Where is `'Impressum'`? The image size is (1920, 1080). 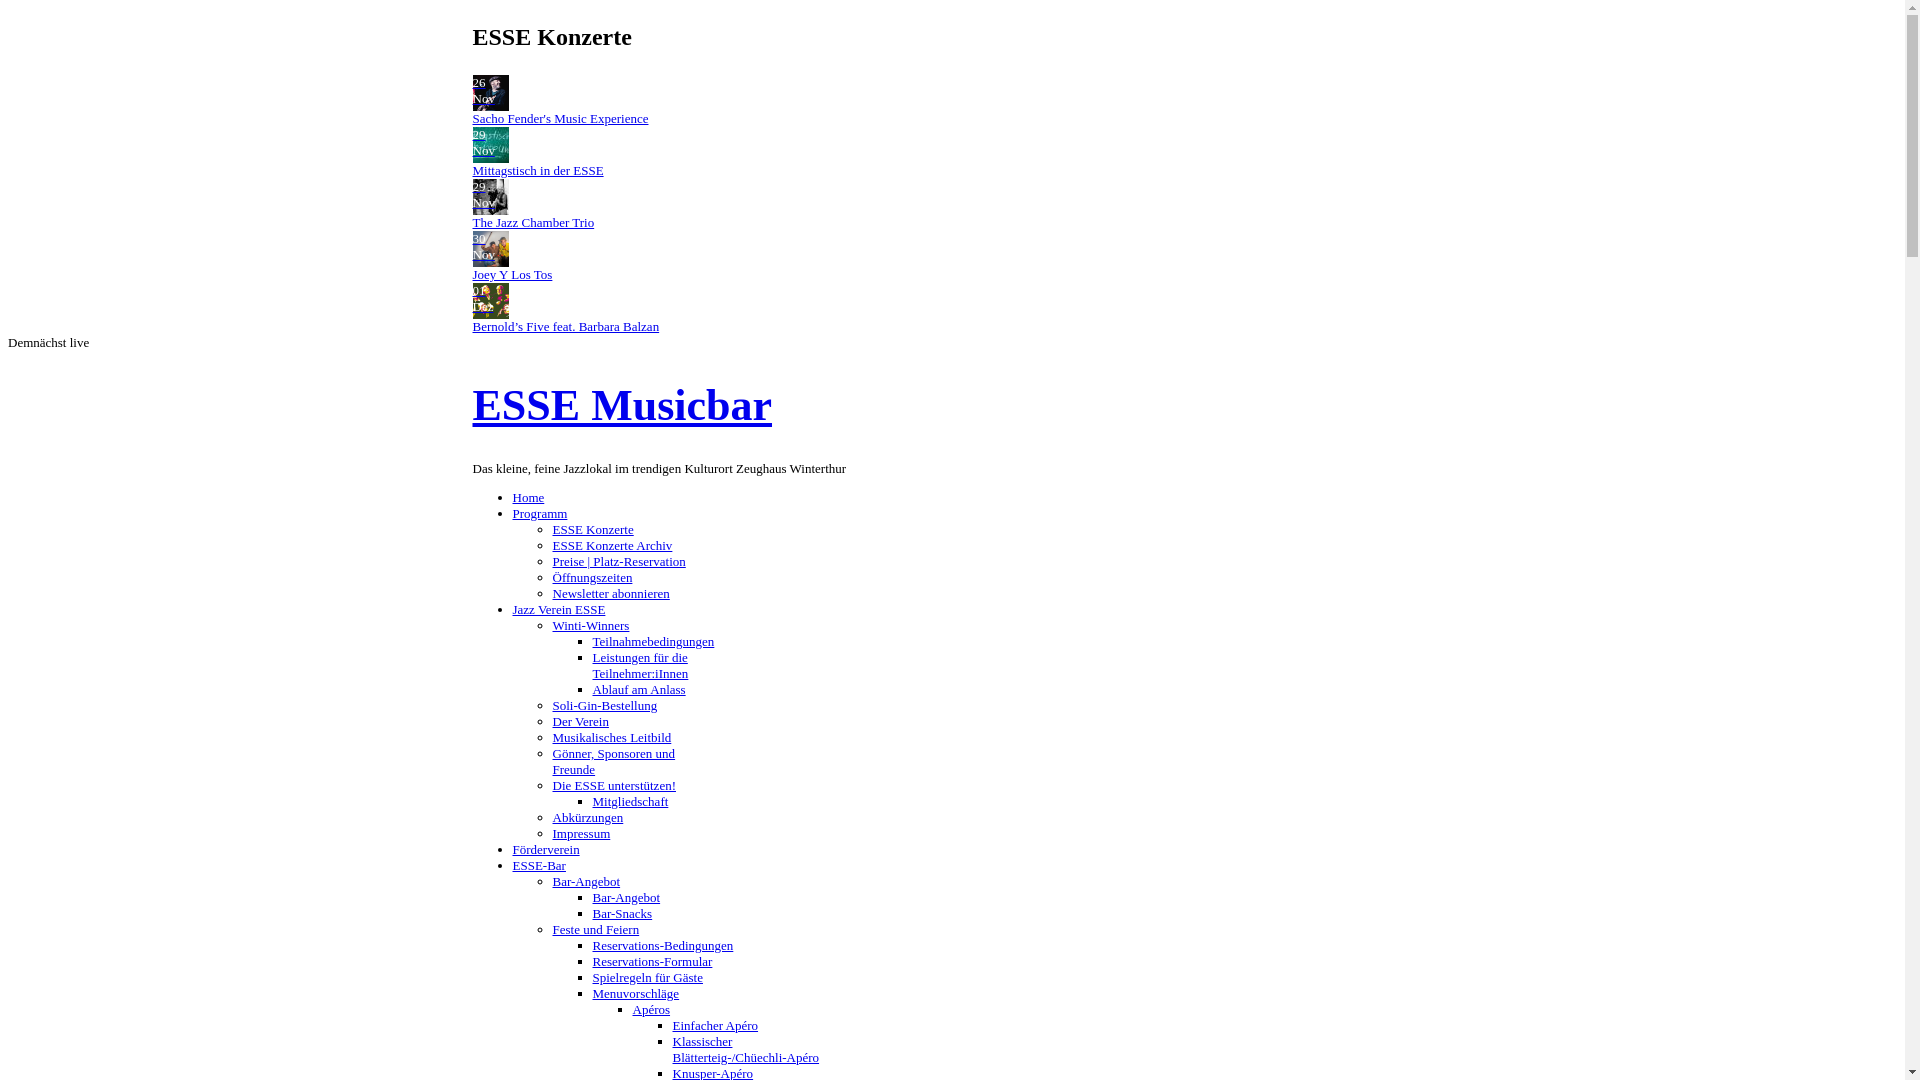
'Impressum' is located at coordinates (579, 833).